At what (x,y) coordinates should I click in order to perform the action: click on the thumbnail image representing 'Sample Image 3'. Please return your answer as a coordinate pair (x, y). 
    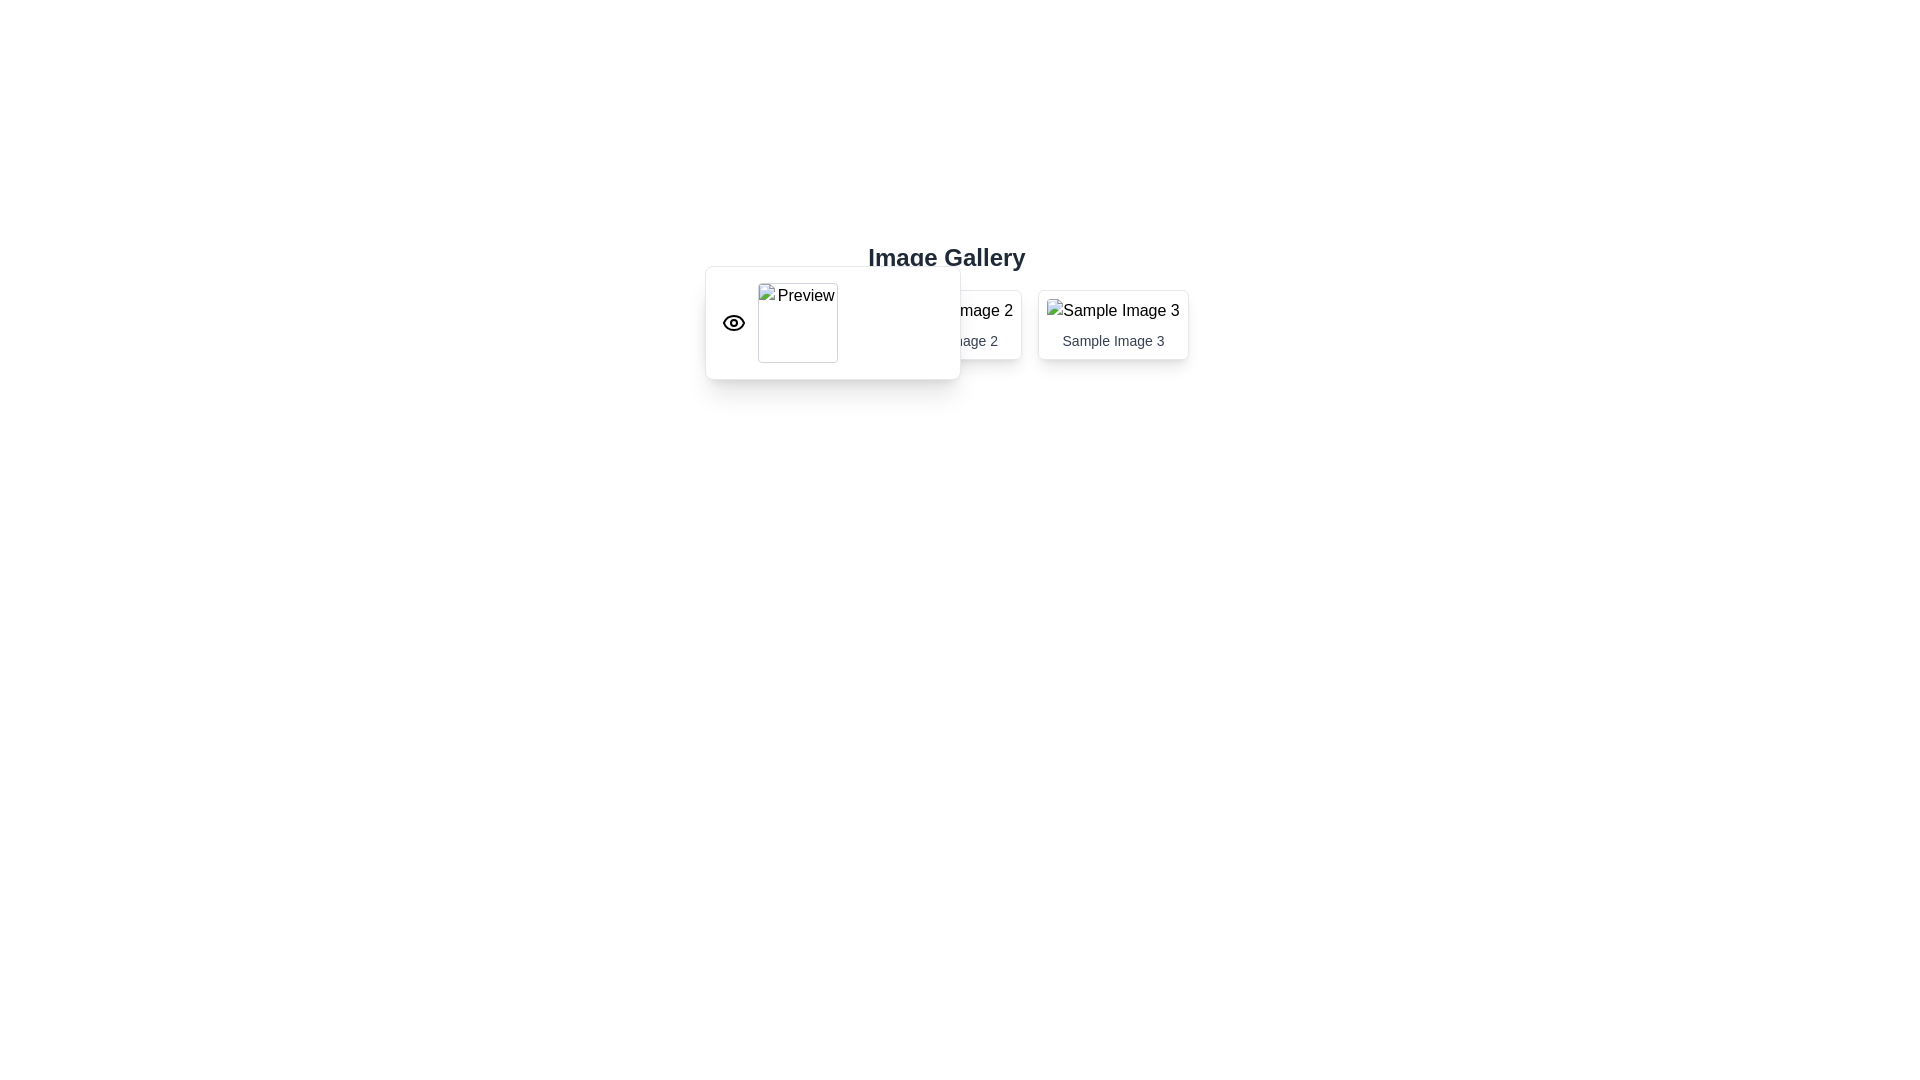
    Looking at the image, I should click on (1112, 311).